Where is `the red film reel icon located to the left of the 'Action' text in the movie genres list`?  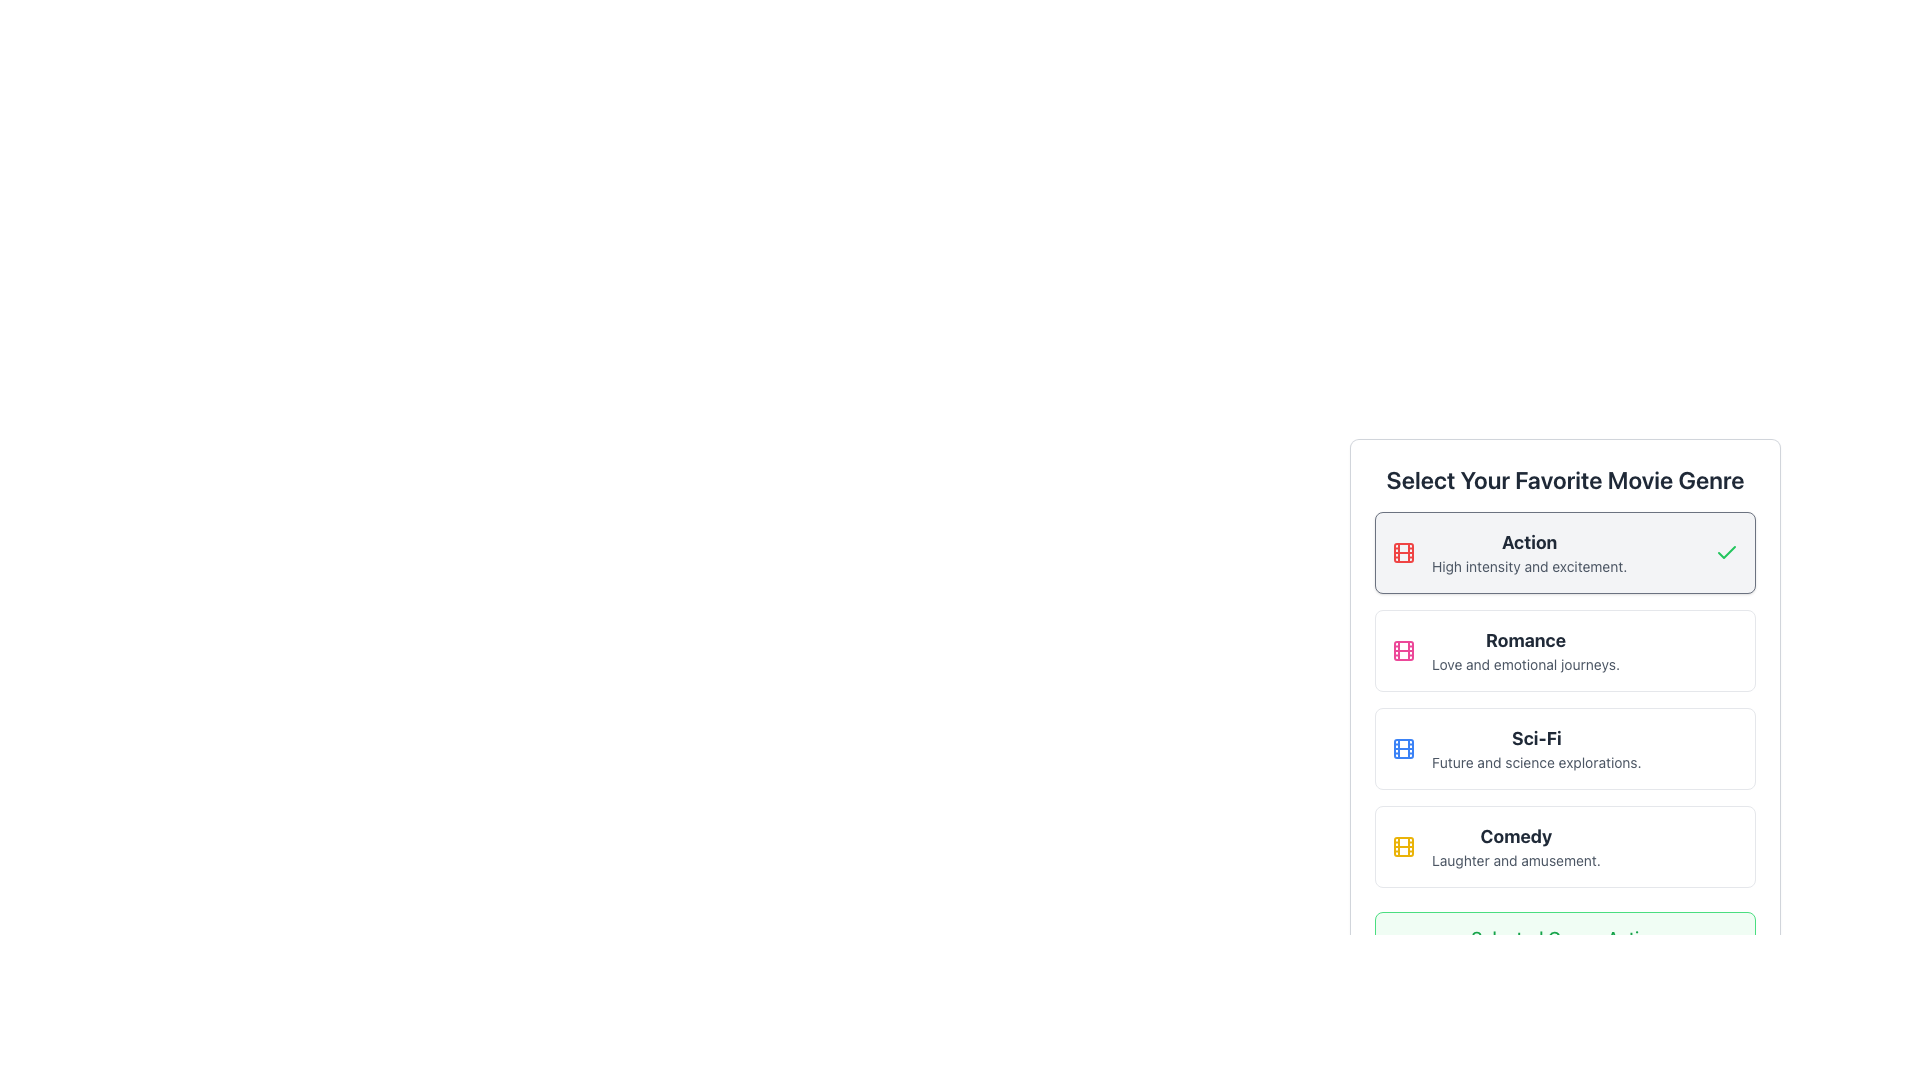
the red film reel icon located to the left of the 'Action' text in the movie genres list is located at coordinates (1402, 552).